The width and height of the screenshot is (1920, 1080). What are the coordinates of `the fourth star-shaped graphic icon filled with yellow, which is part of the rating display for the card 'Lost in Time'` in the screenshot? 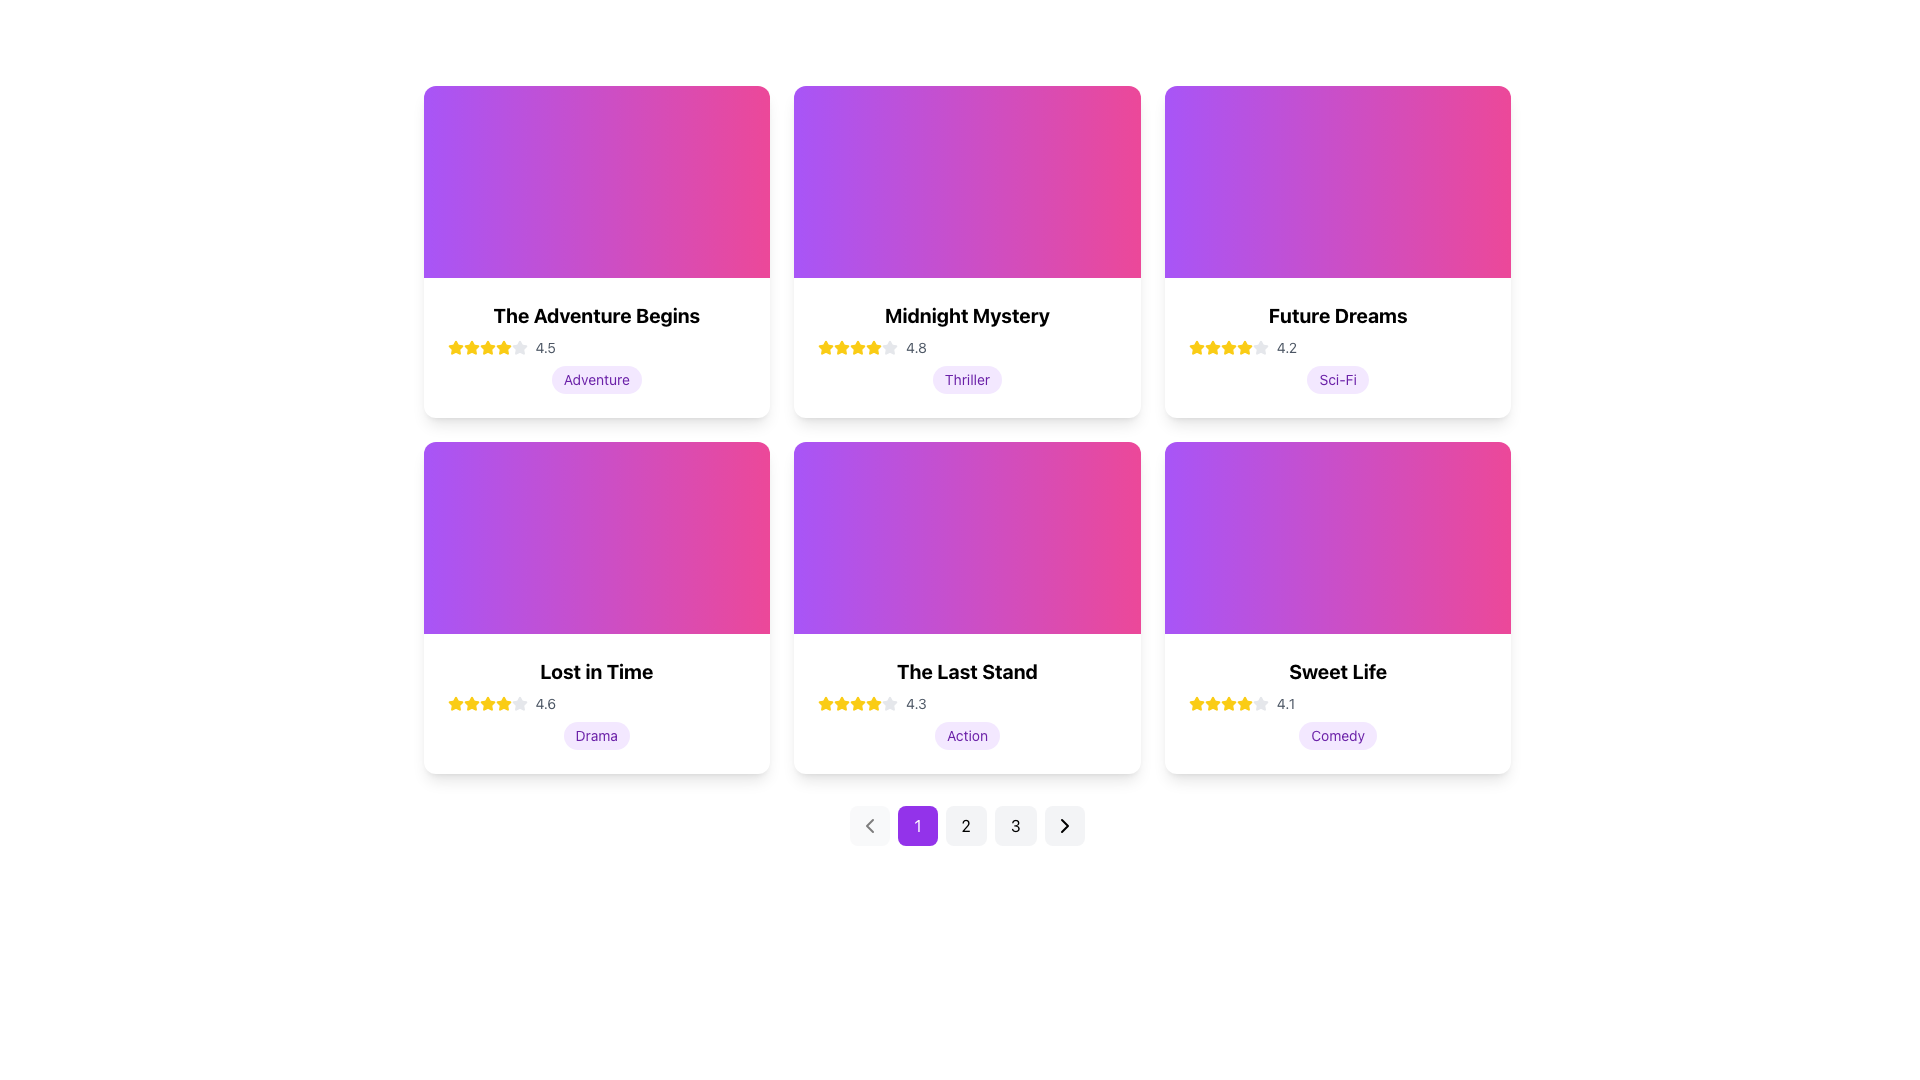 It's located at (454, 702).